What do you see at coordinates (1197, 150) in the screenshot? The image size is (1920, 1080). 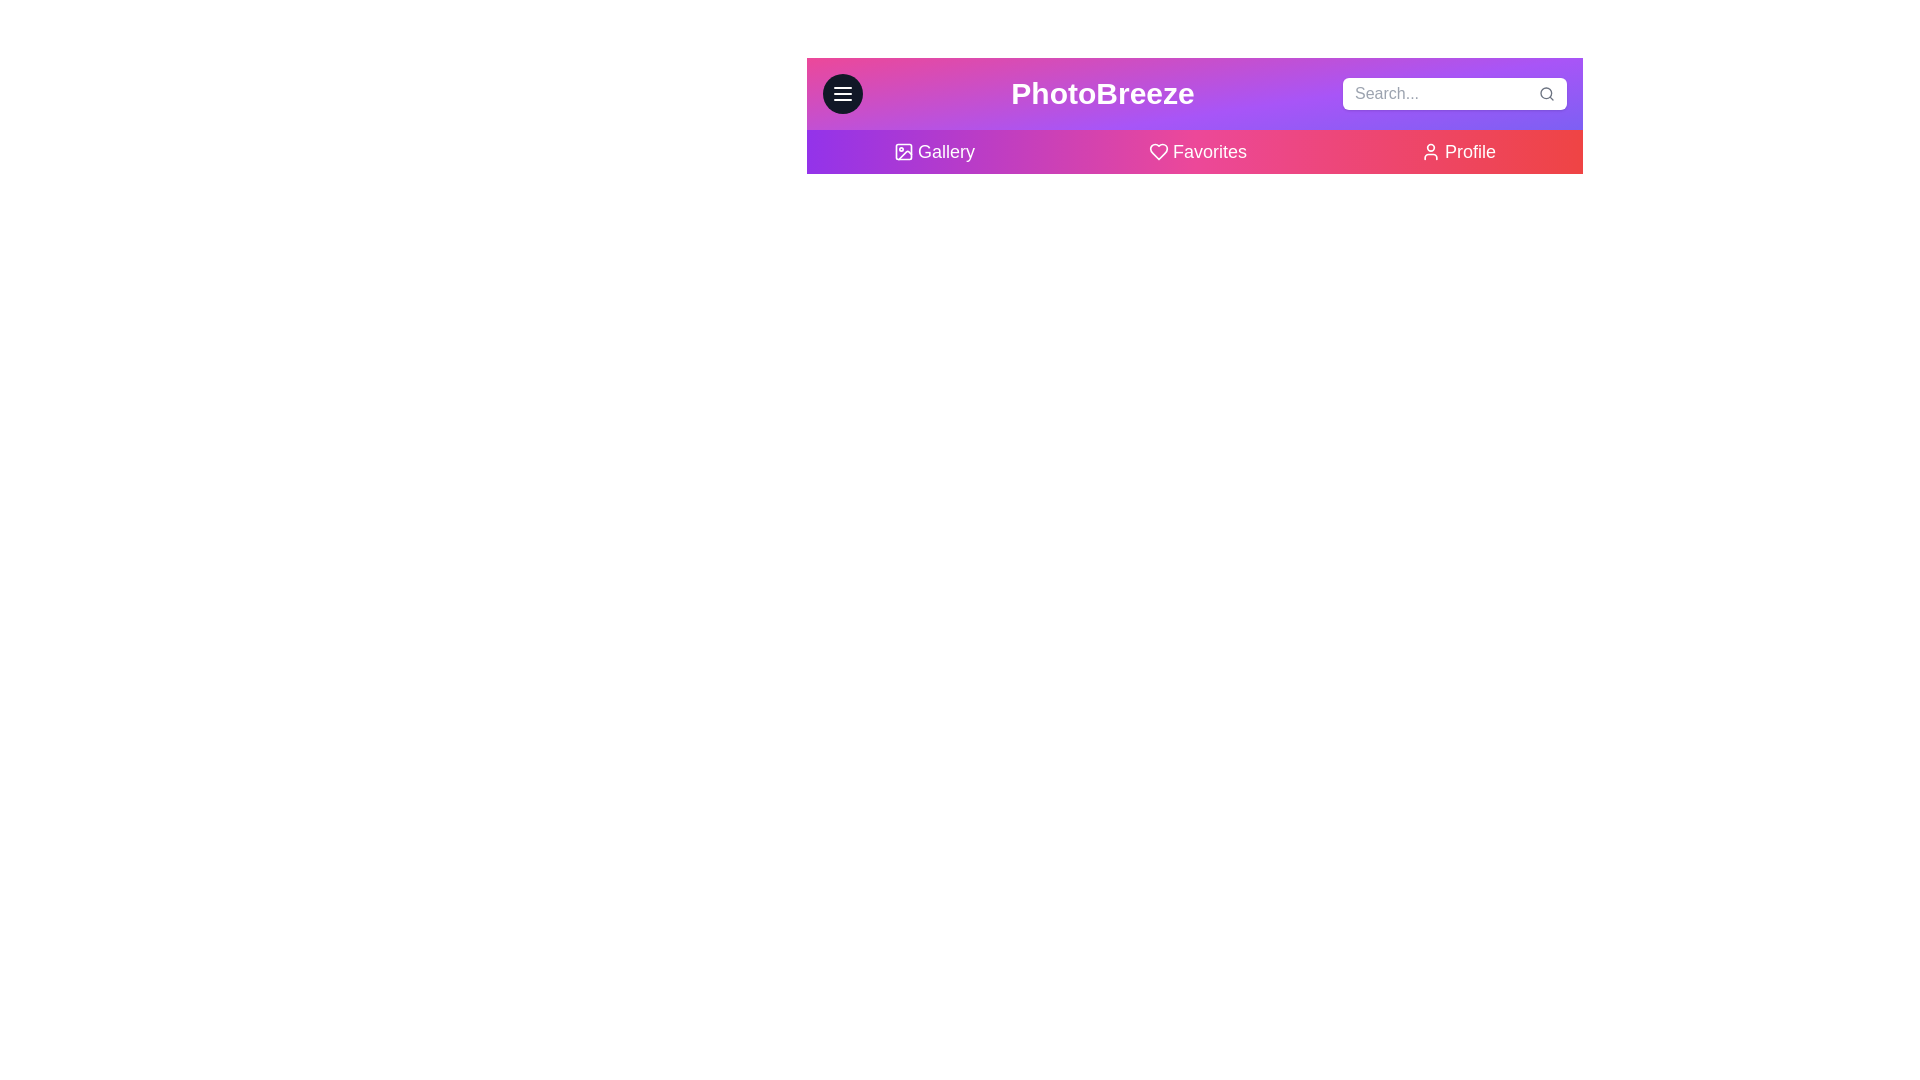 I see `the 'Favorites' button to navigate to the 'Favorites' section` at bounding box center [1197, 150].